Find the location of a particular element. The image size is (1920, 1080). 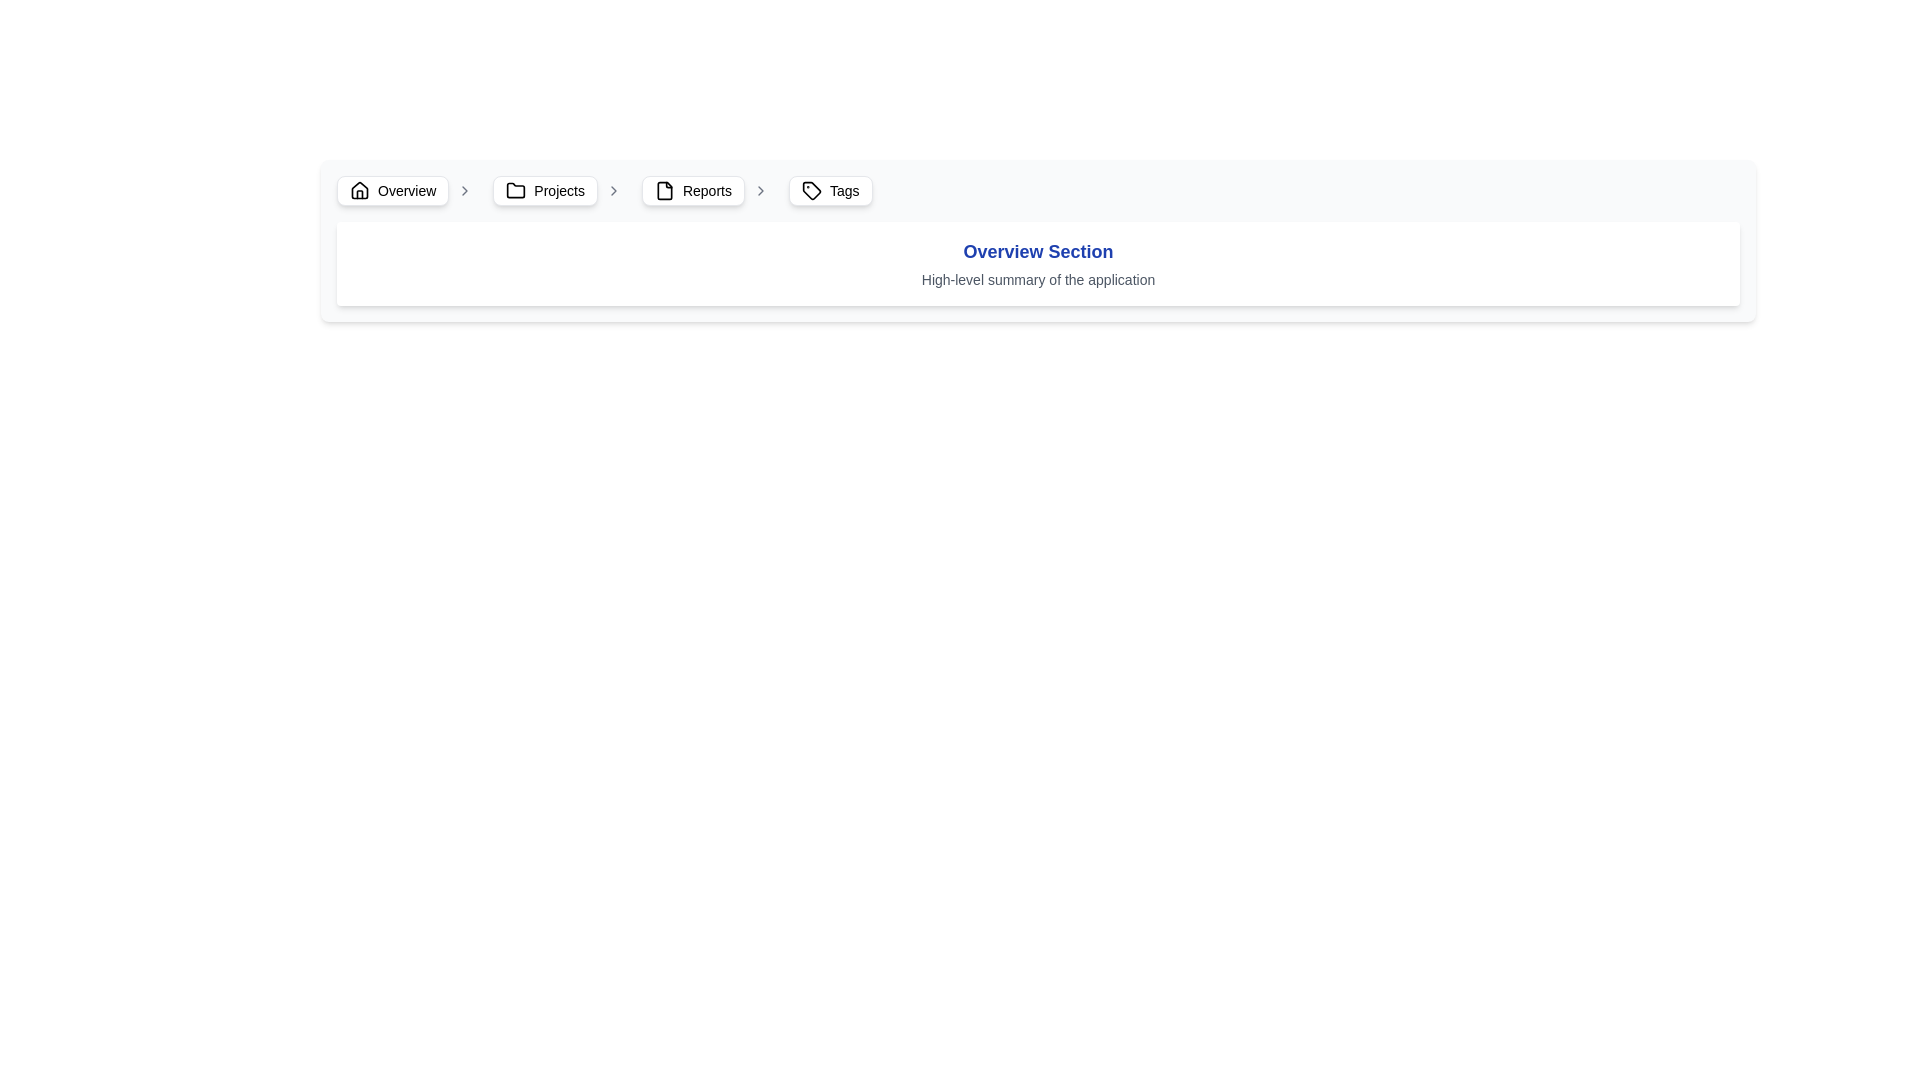

the 'Projects' navigation button in the breadcrumb component is located at coordinates (545, 191).